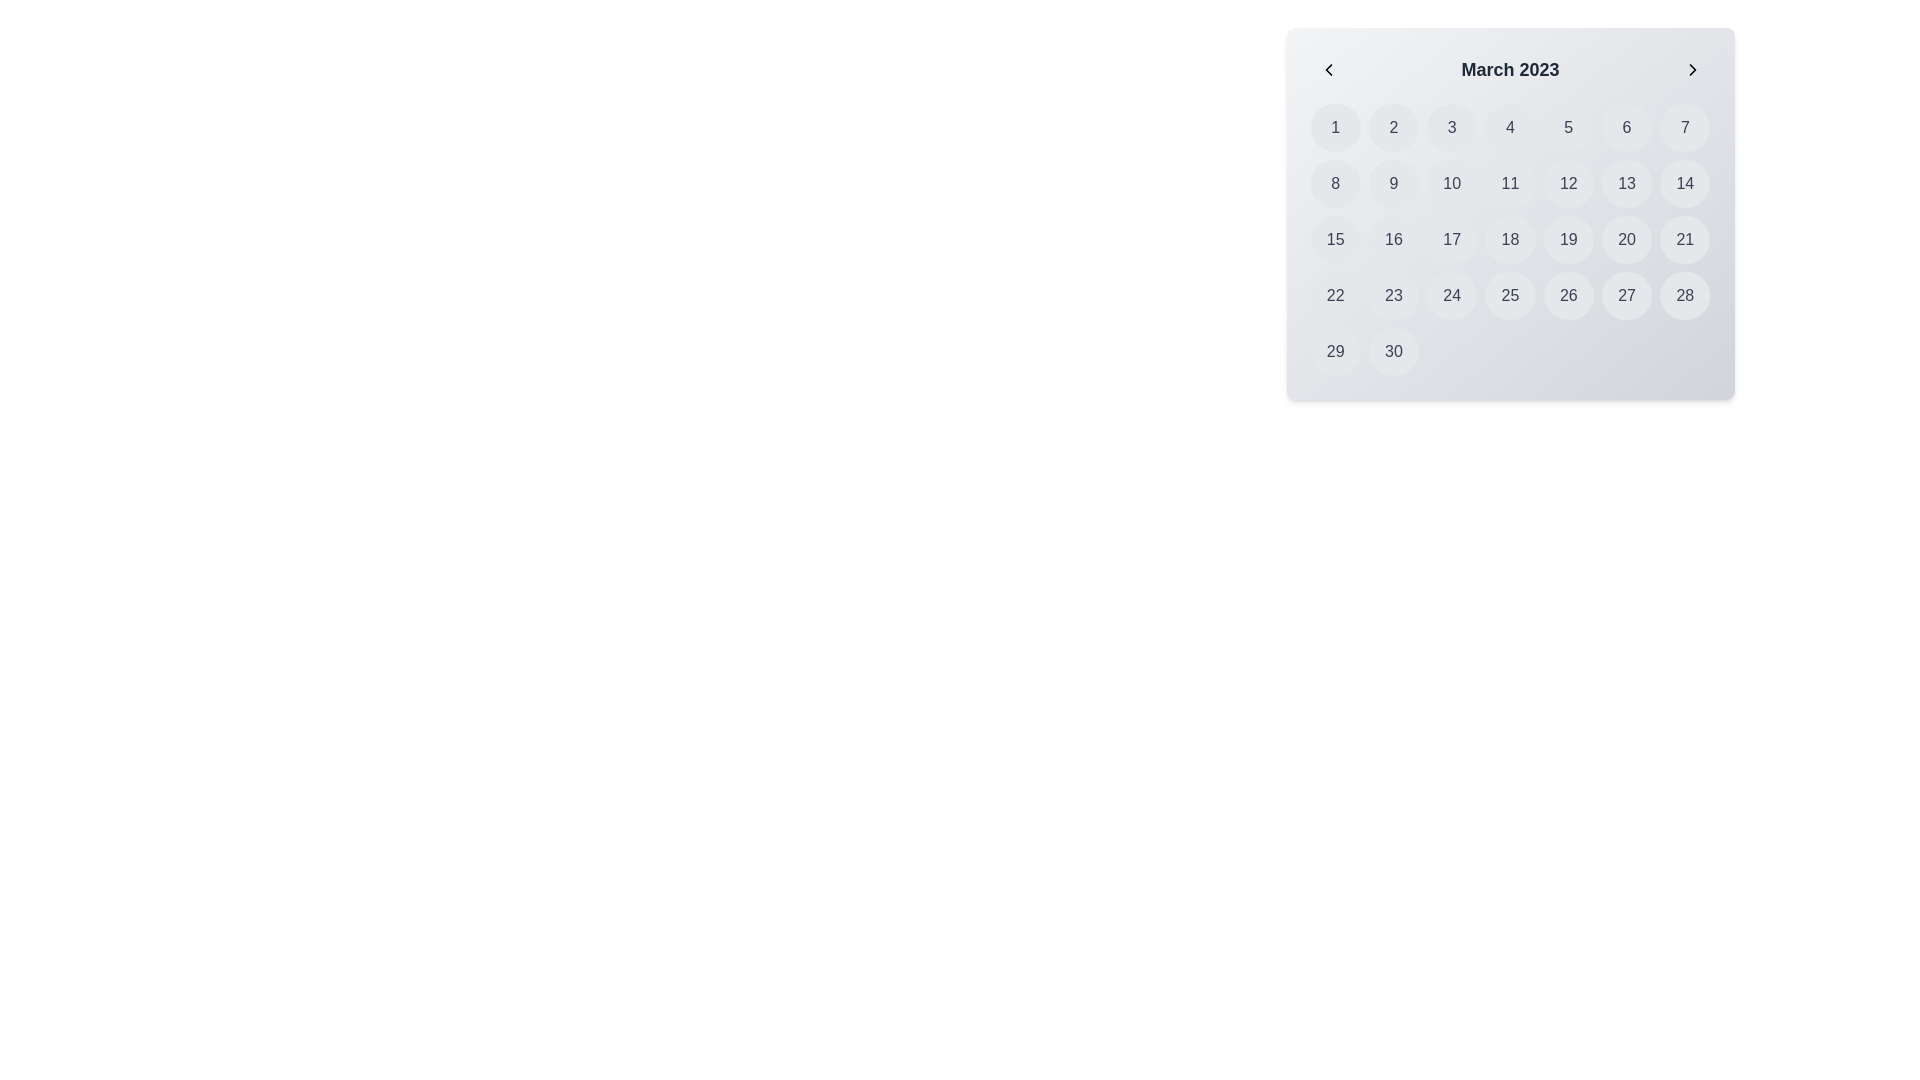 The width and height of the screenshot is (1920, 1080). Describe the element at coordinates (1691, 68) in the screenshot. I see `the right-facing chevron icon button located in the top-right corner of the calendar interface, directly to the right of the 'March 2023' label, using keyboard navigation for accessibility options` at that location.